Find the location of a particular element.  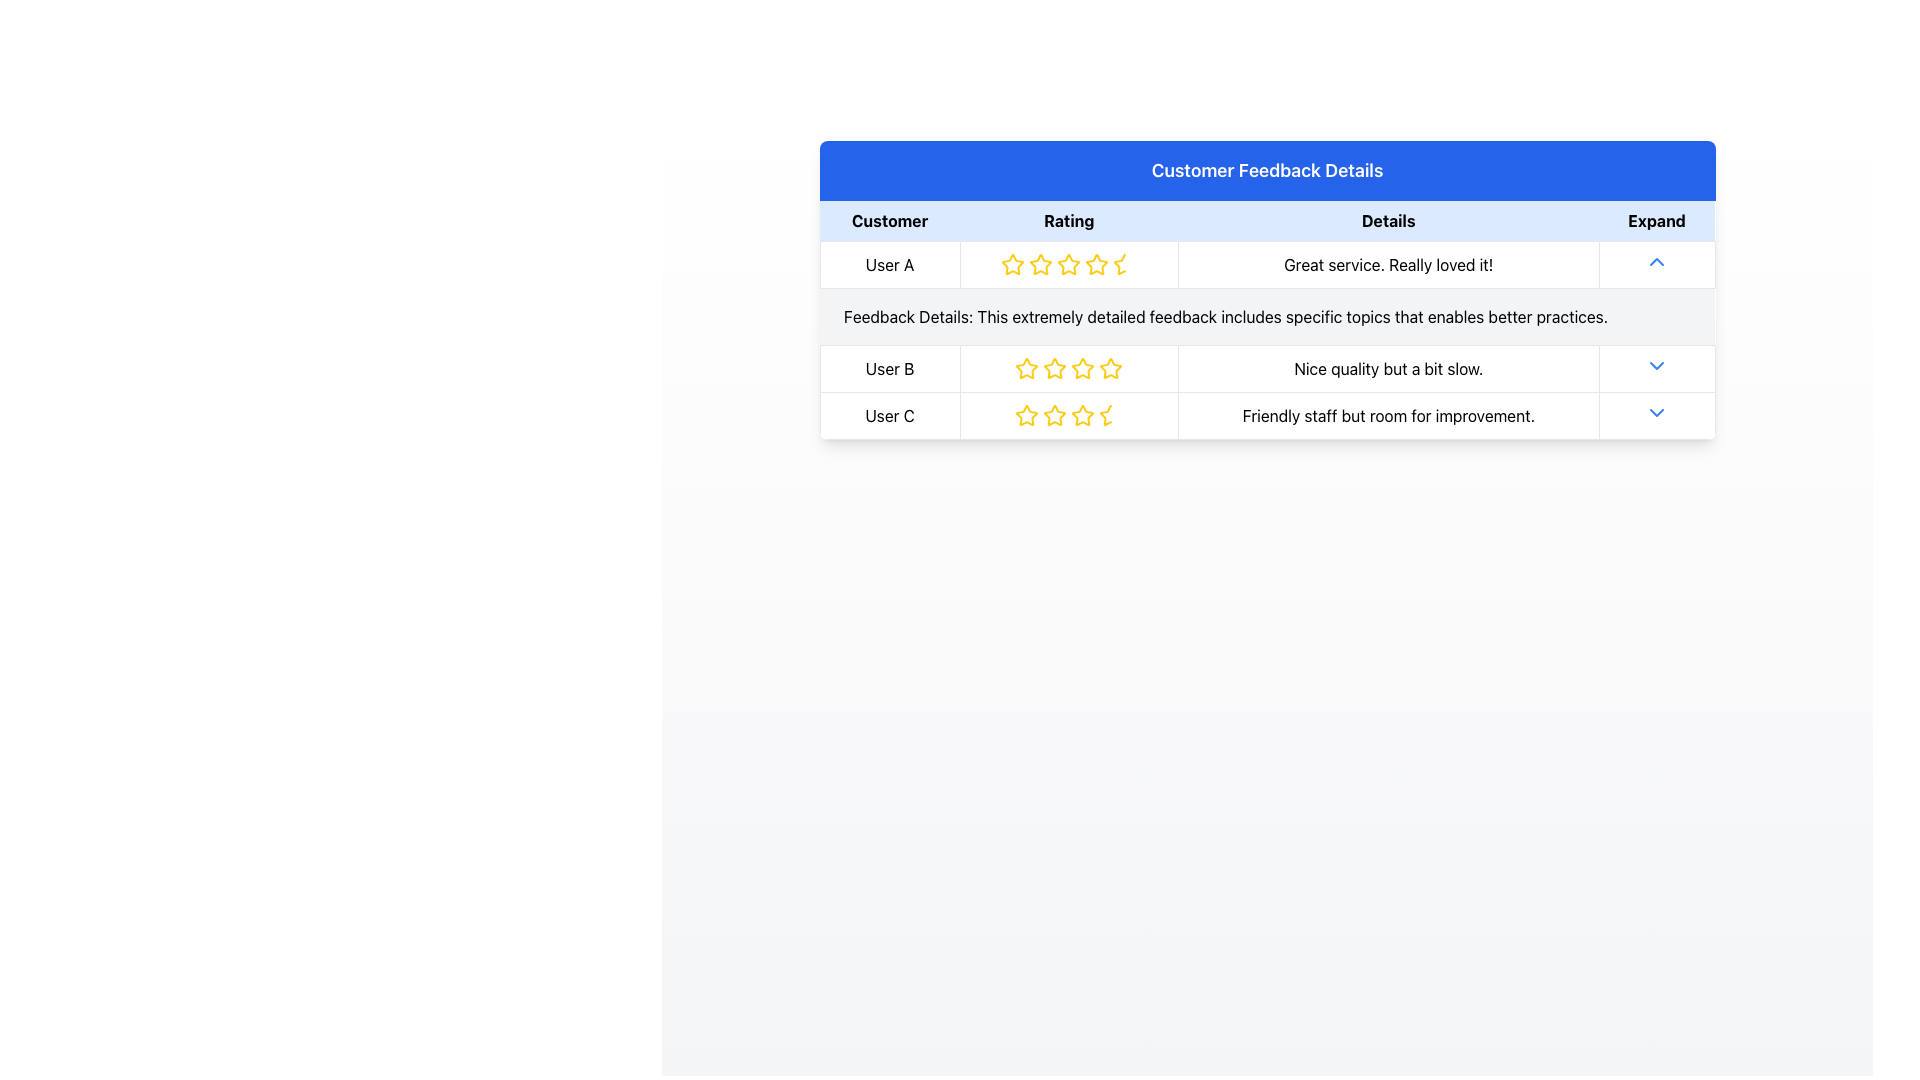

the half-star icon representing the fractional rating for 'User C' in the fourth position of the star rating system is located at coordinates (1105, 414).